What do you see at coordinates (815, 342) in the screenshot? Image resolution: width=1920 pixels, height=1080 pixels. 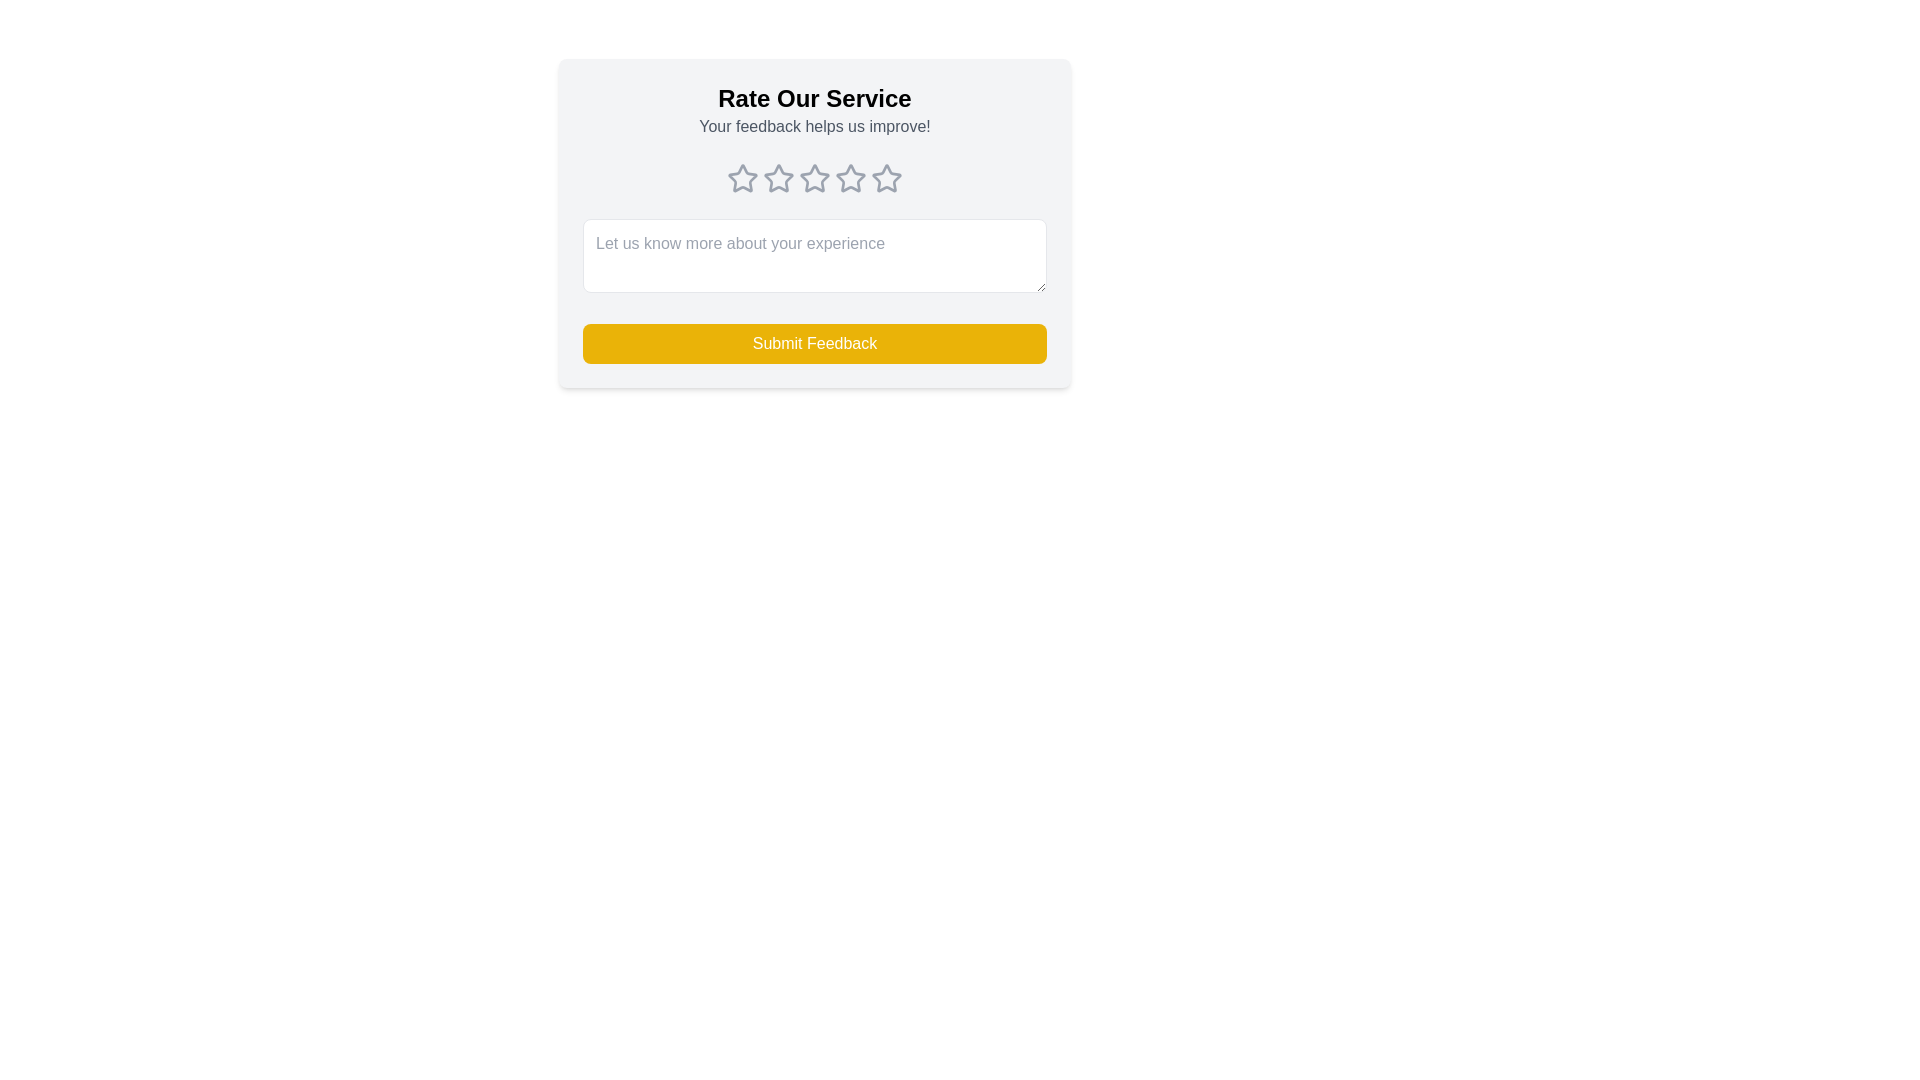 I see `the rectangular button with a yellow background and white text that says 'Submit Feedback'` at bounding box center [815, 342].